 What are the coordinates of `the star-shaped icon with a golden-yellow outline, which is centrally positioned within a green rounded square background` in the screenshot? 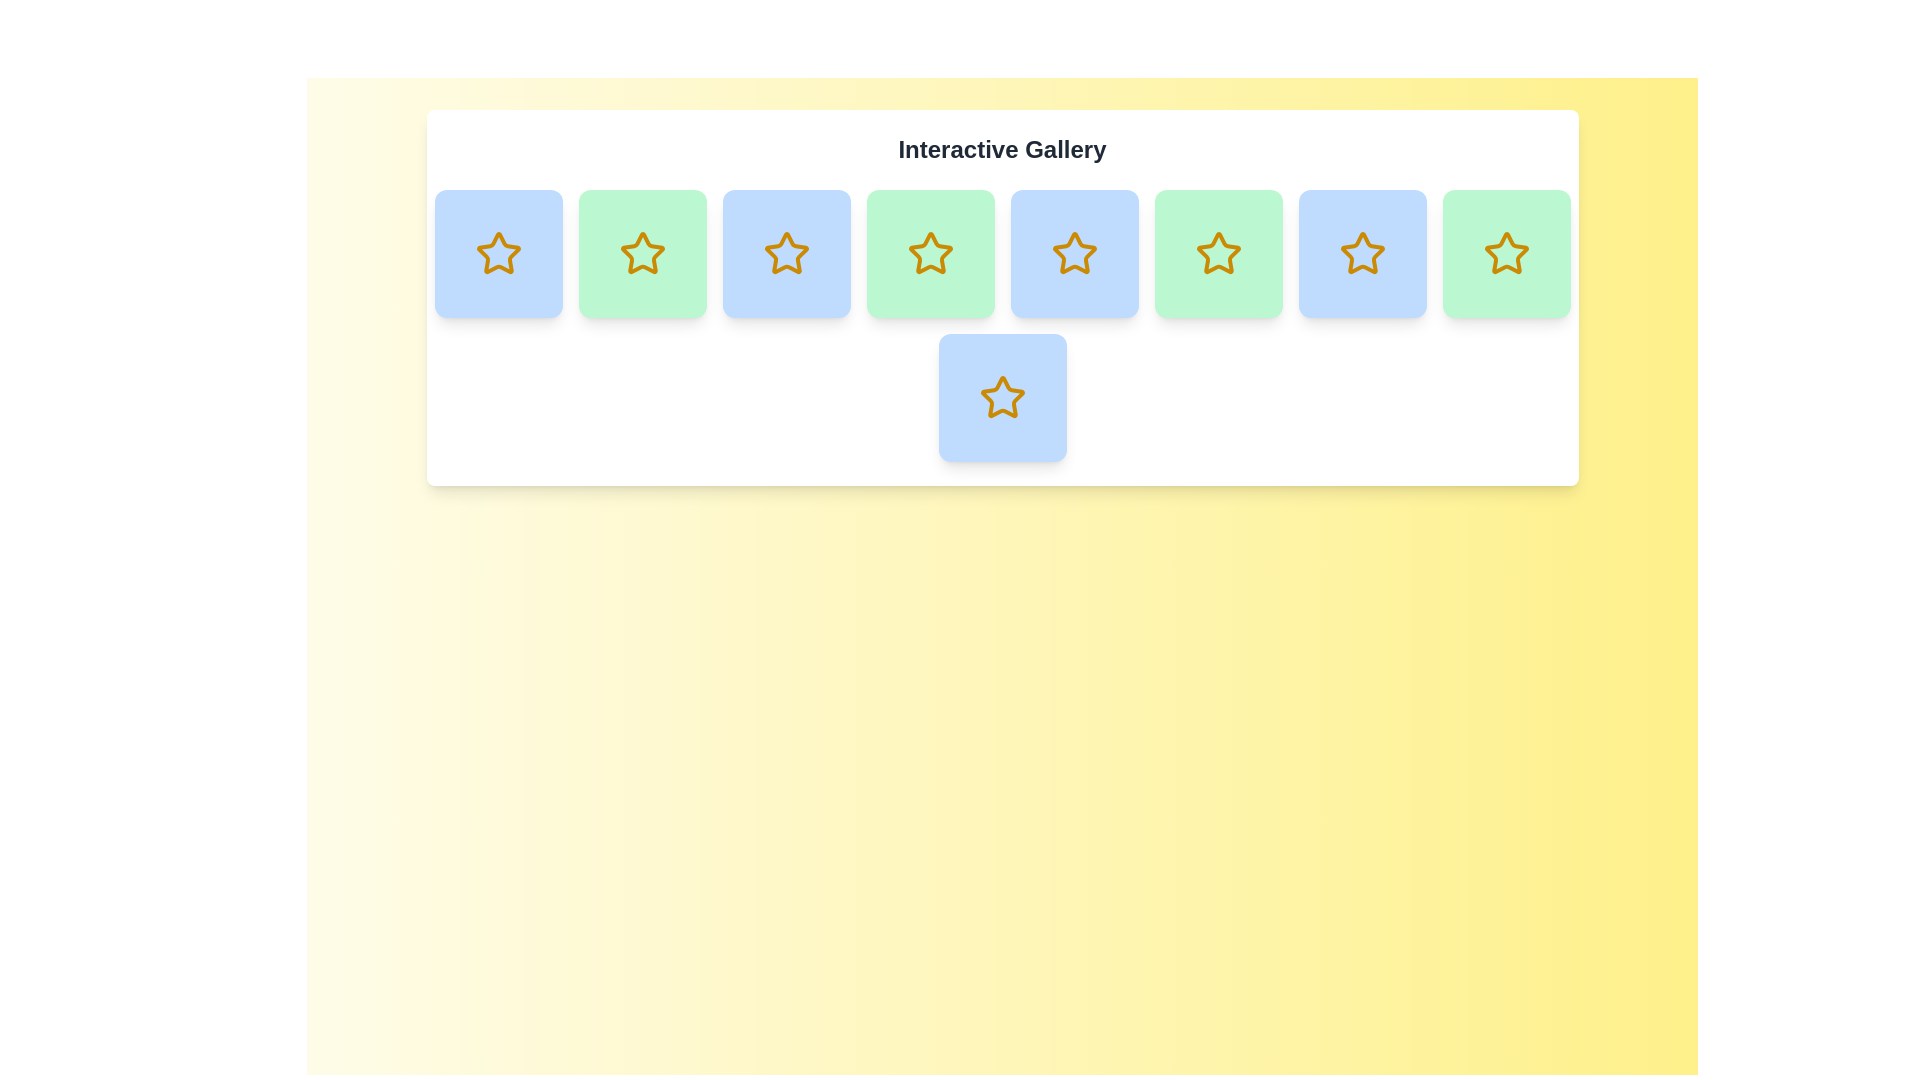 It's located at (1506, 253).